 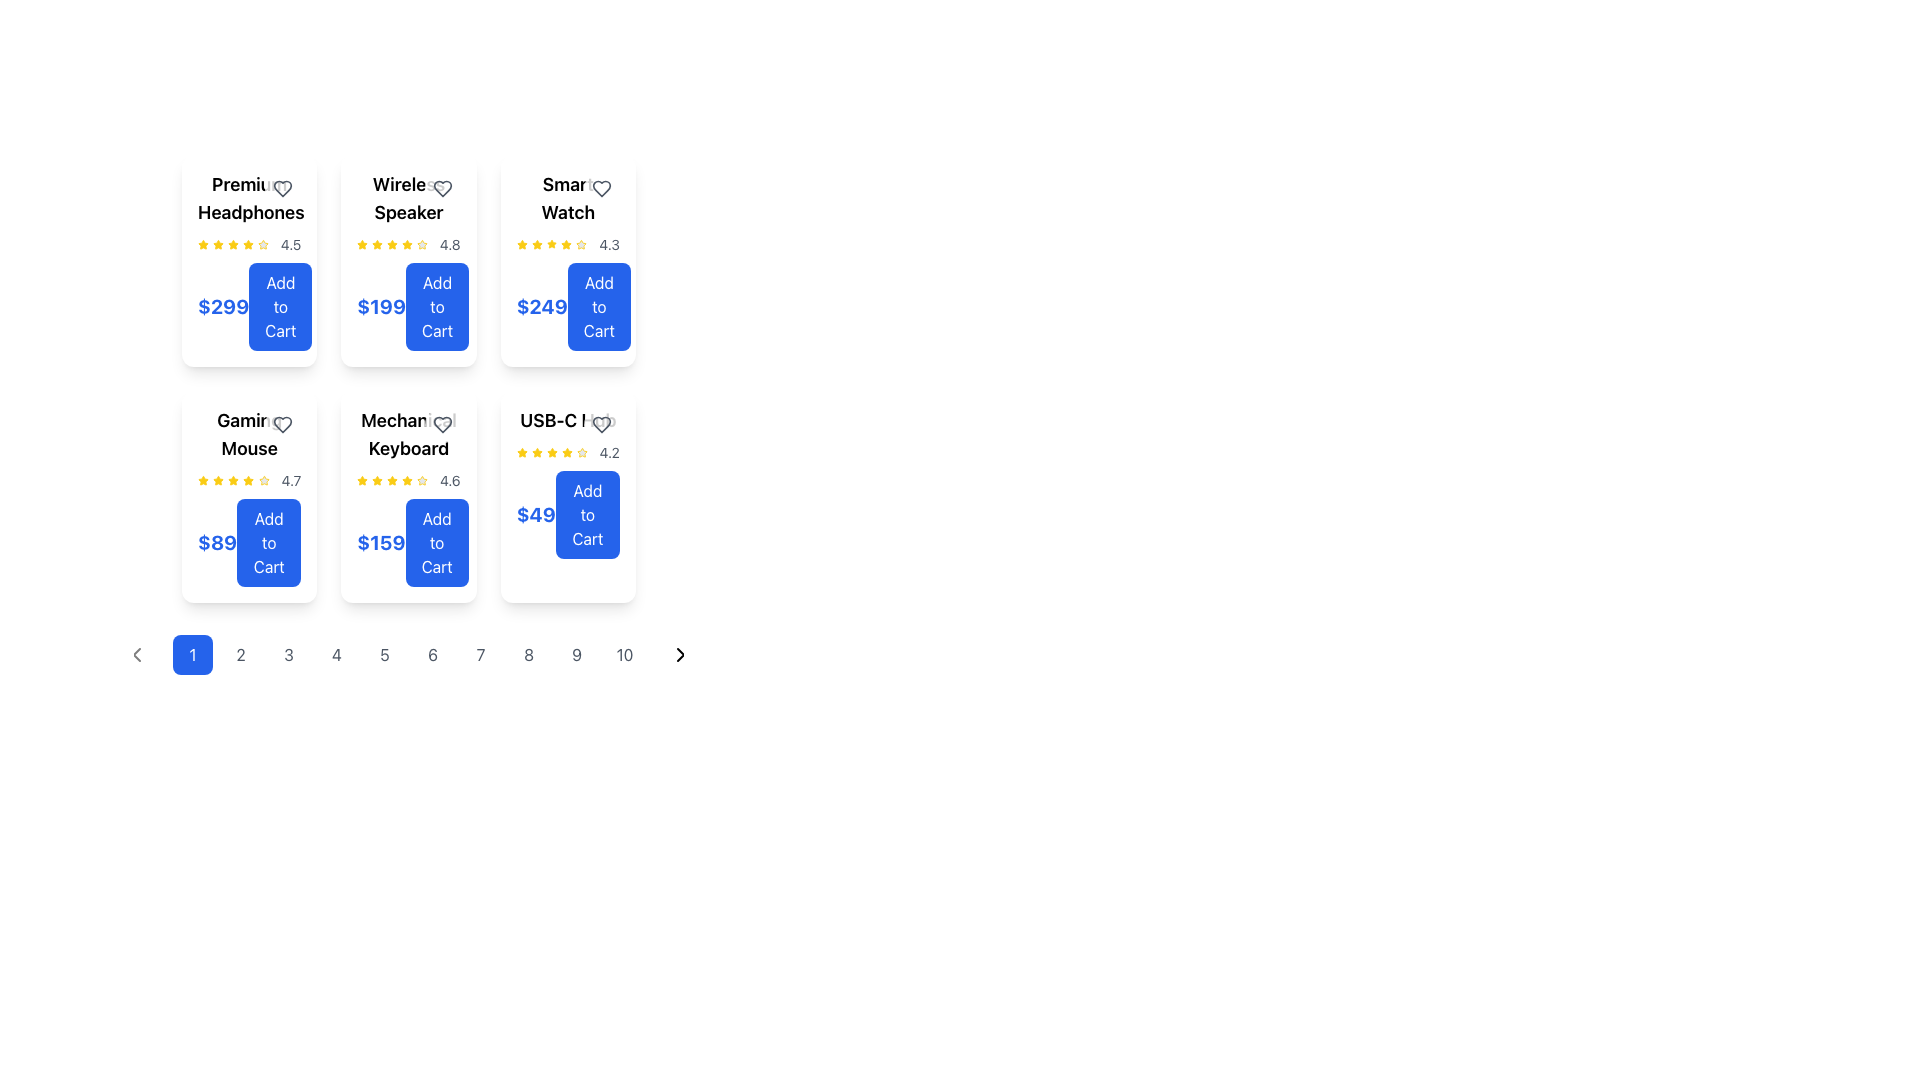 I want to click on the star-shaped icon filled with yellow color and outlined with a darker yellow or orange border, which is part of the rating section for the product labeled 'Premium Headphones' in the top-left card of the product grid, so click(x=247, y=243).